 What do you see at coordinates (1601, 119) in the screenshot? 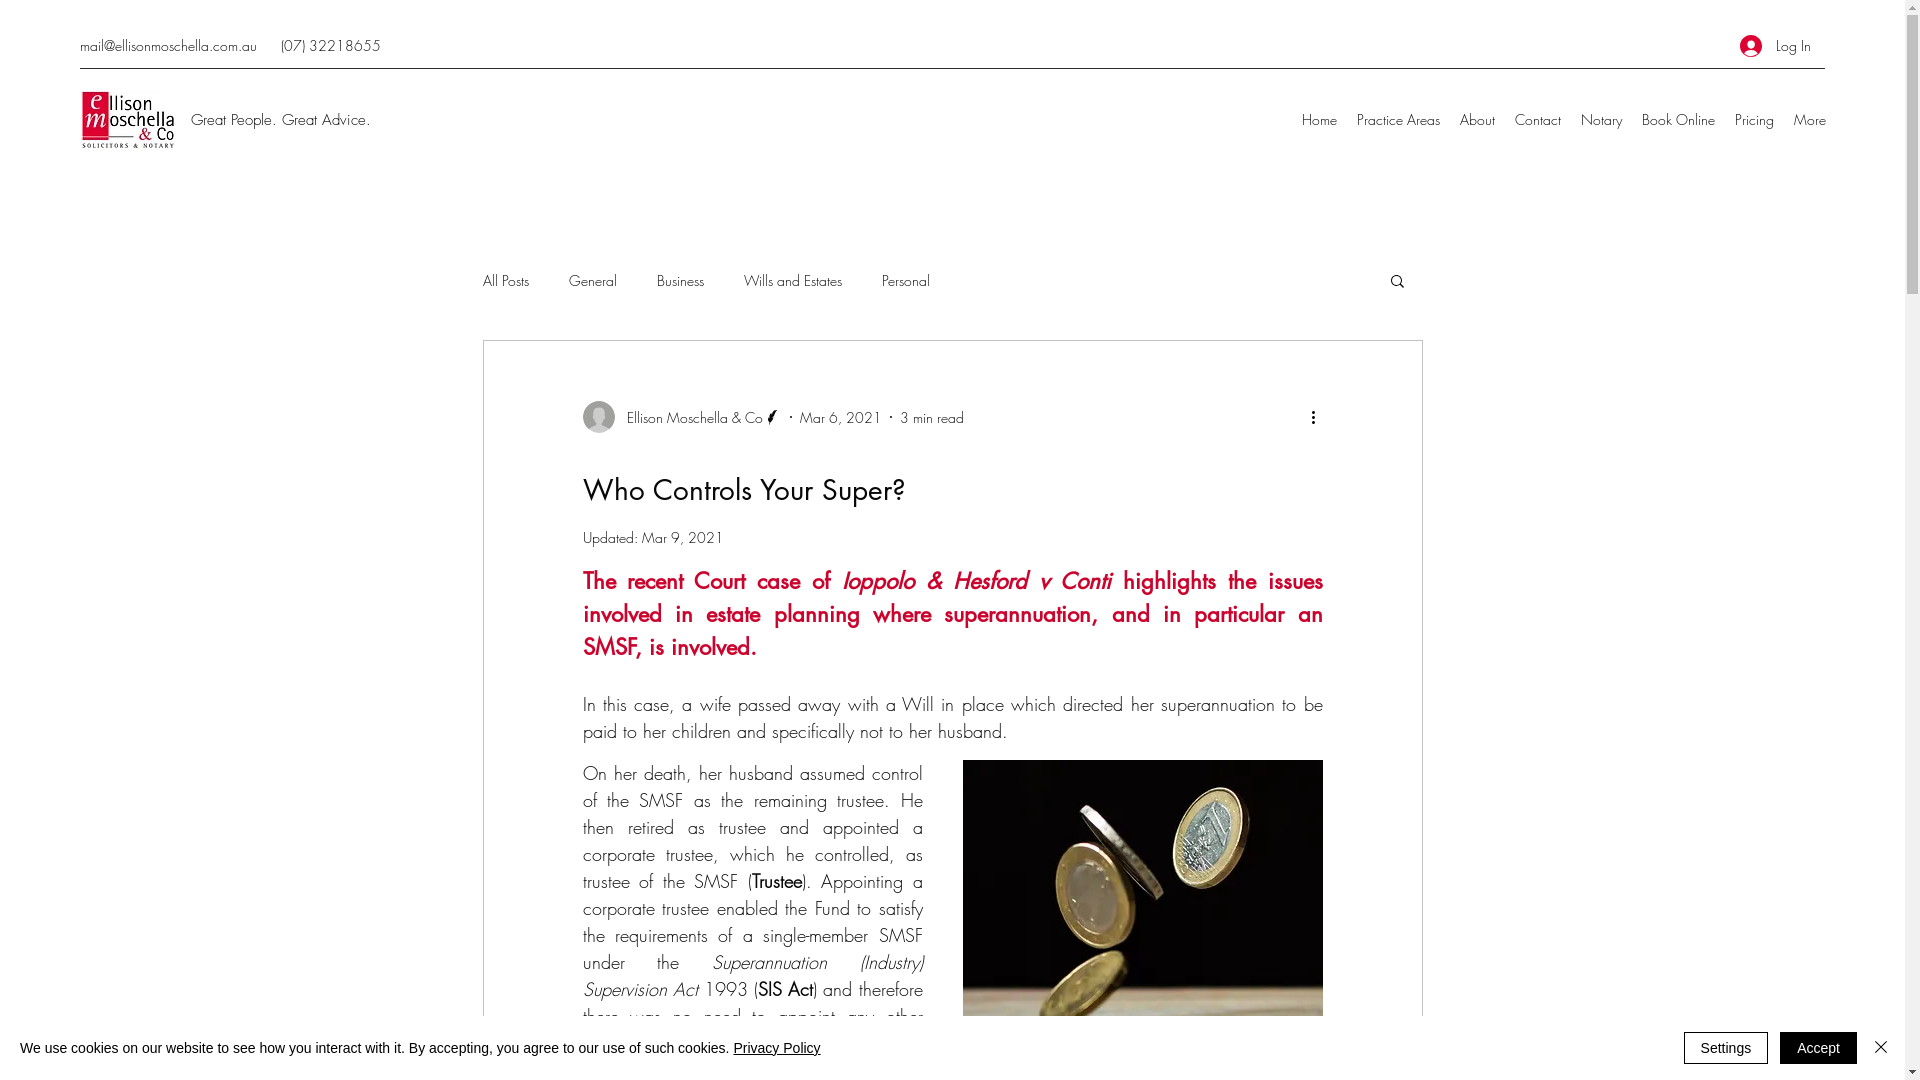
I see `'Notary'` at bounding box center [1601, 119].